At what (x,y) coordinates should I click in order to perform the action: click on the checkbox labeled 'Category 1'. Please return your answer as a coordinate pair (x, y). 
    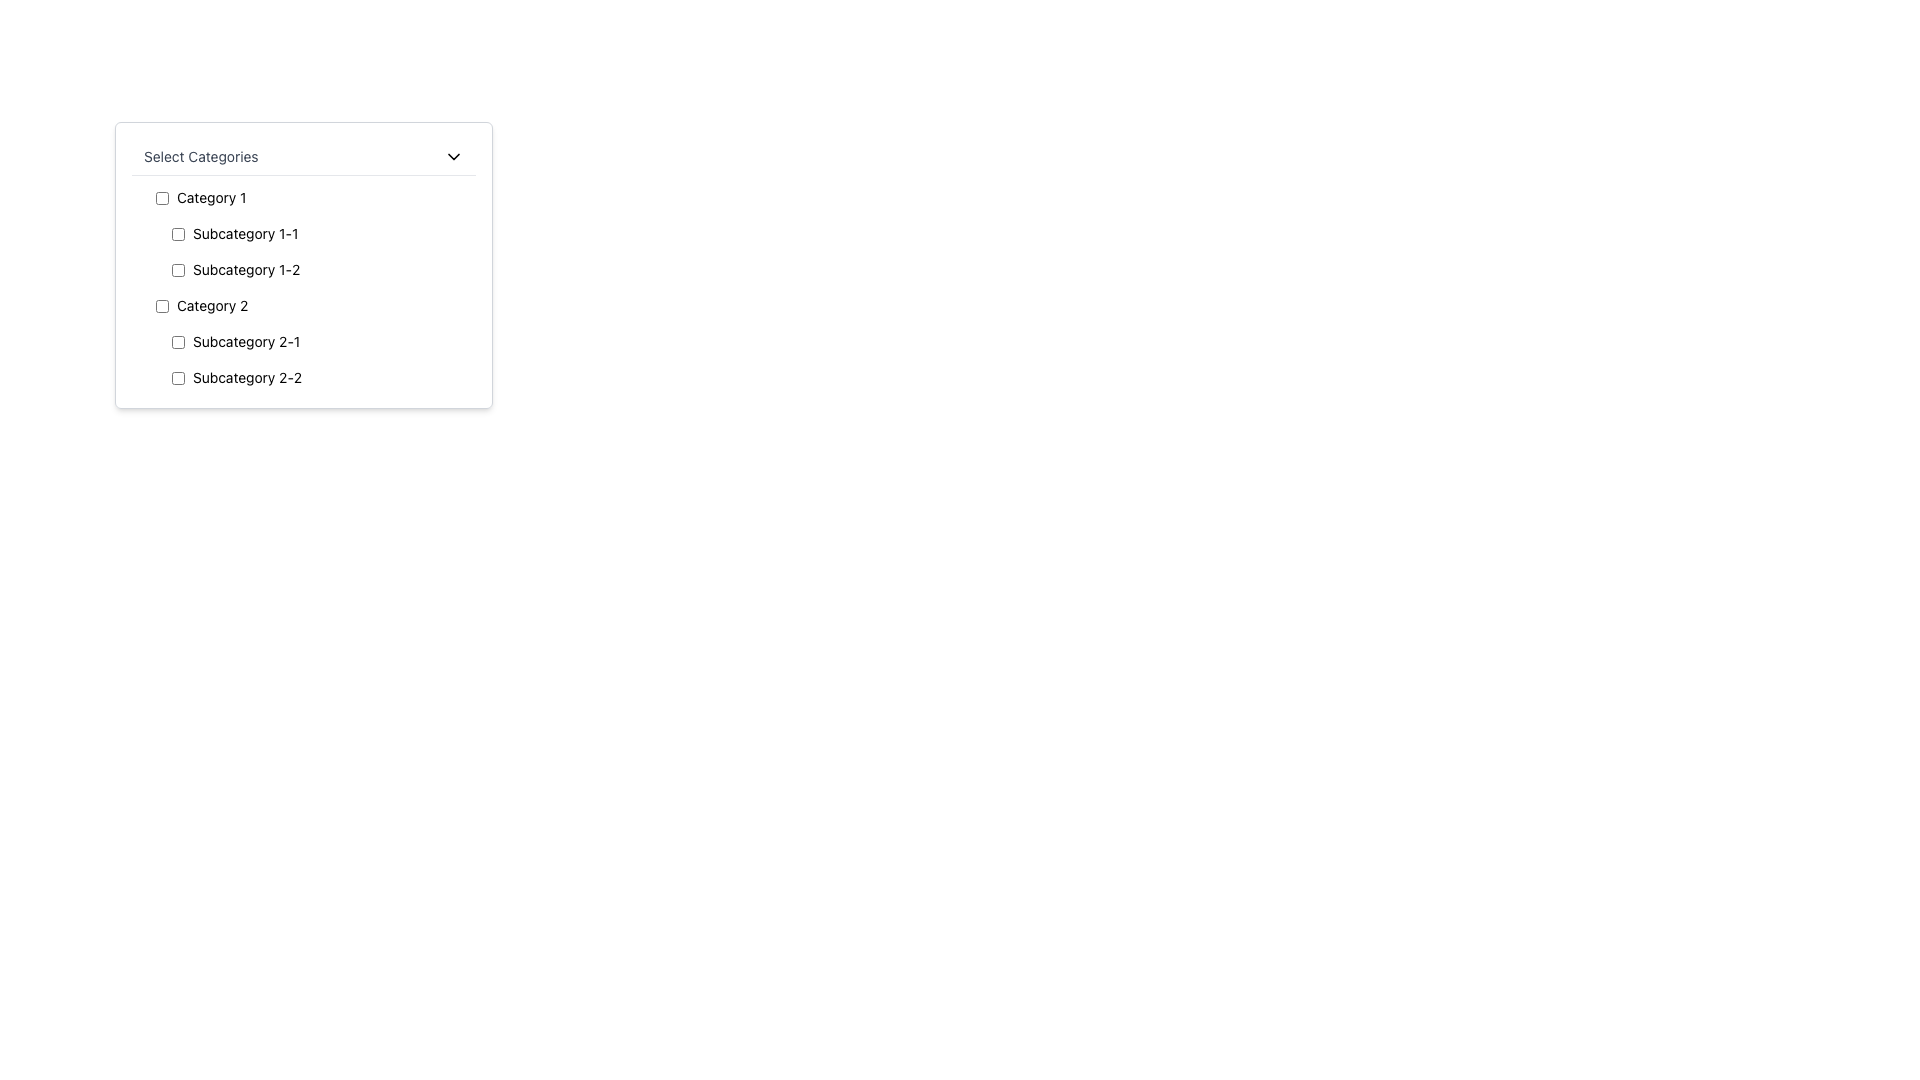
    Looking at the image, I should click on (311, 197).